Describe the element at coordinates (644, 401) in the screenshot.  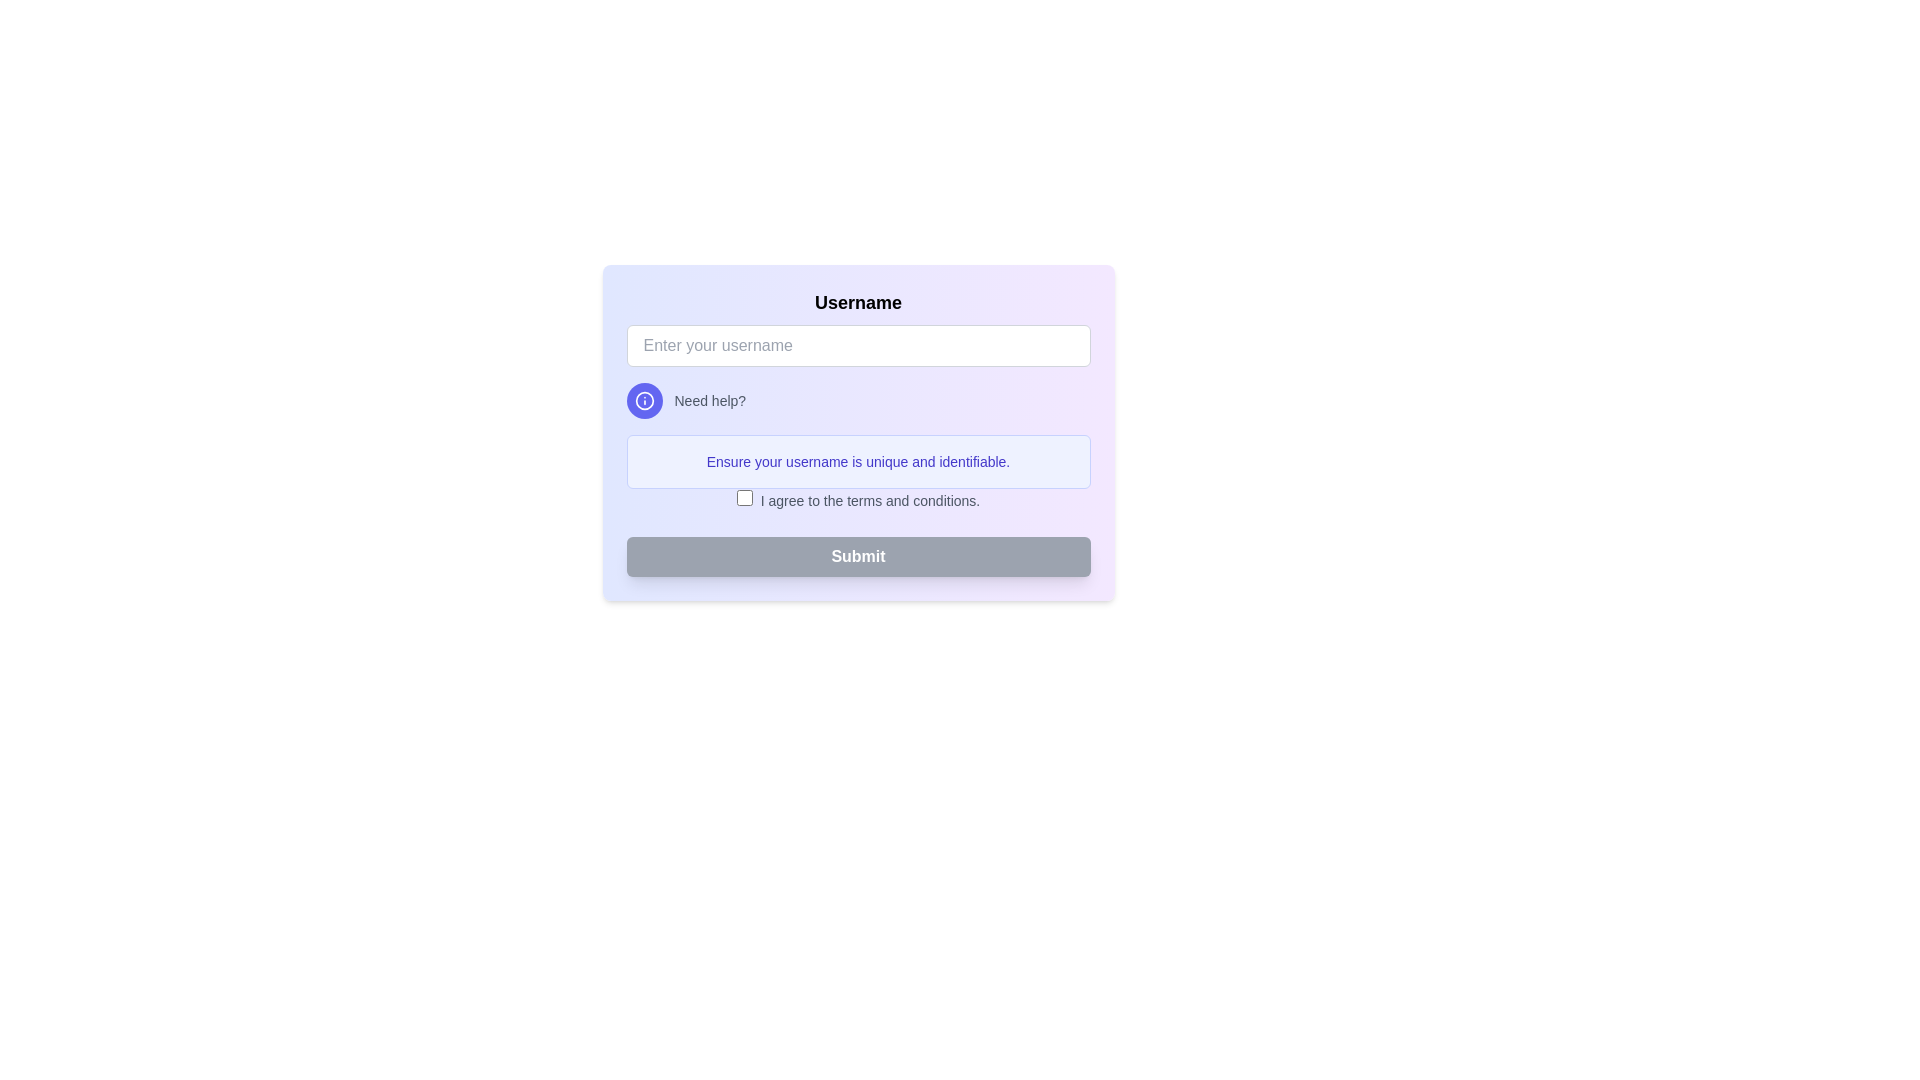
I see `the circular icon located next to the 'Need help?' text field` at that location.